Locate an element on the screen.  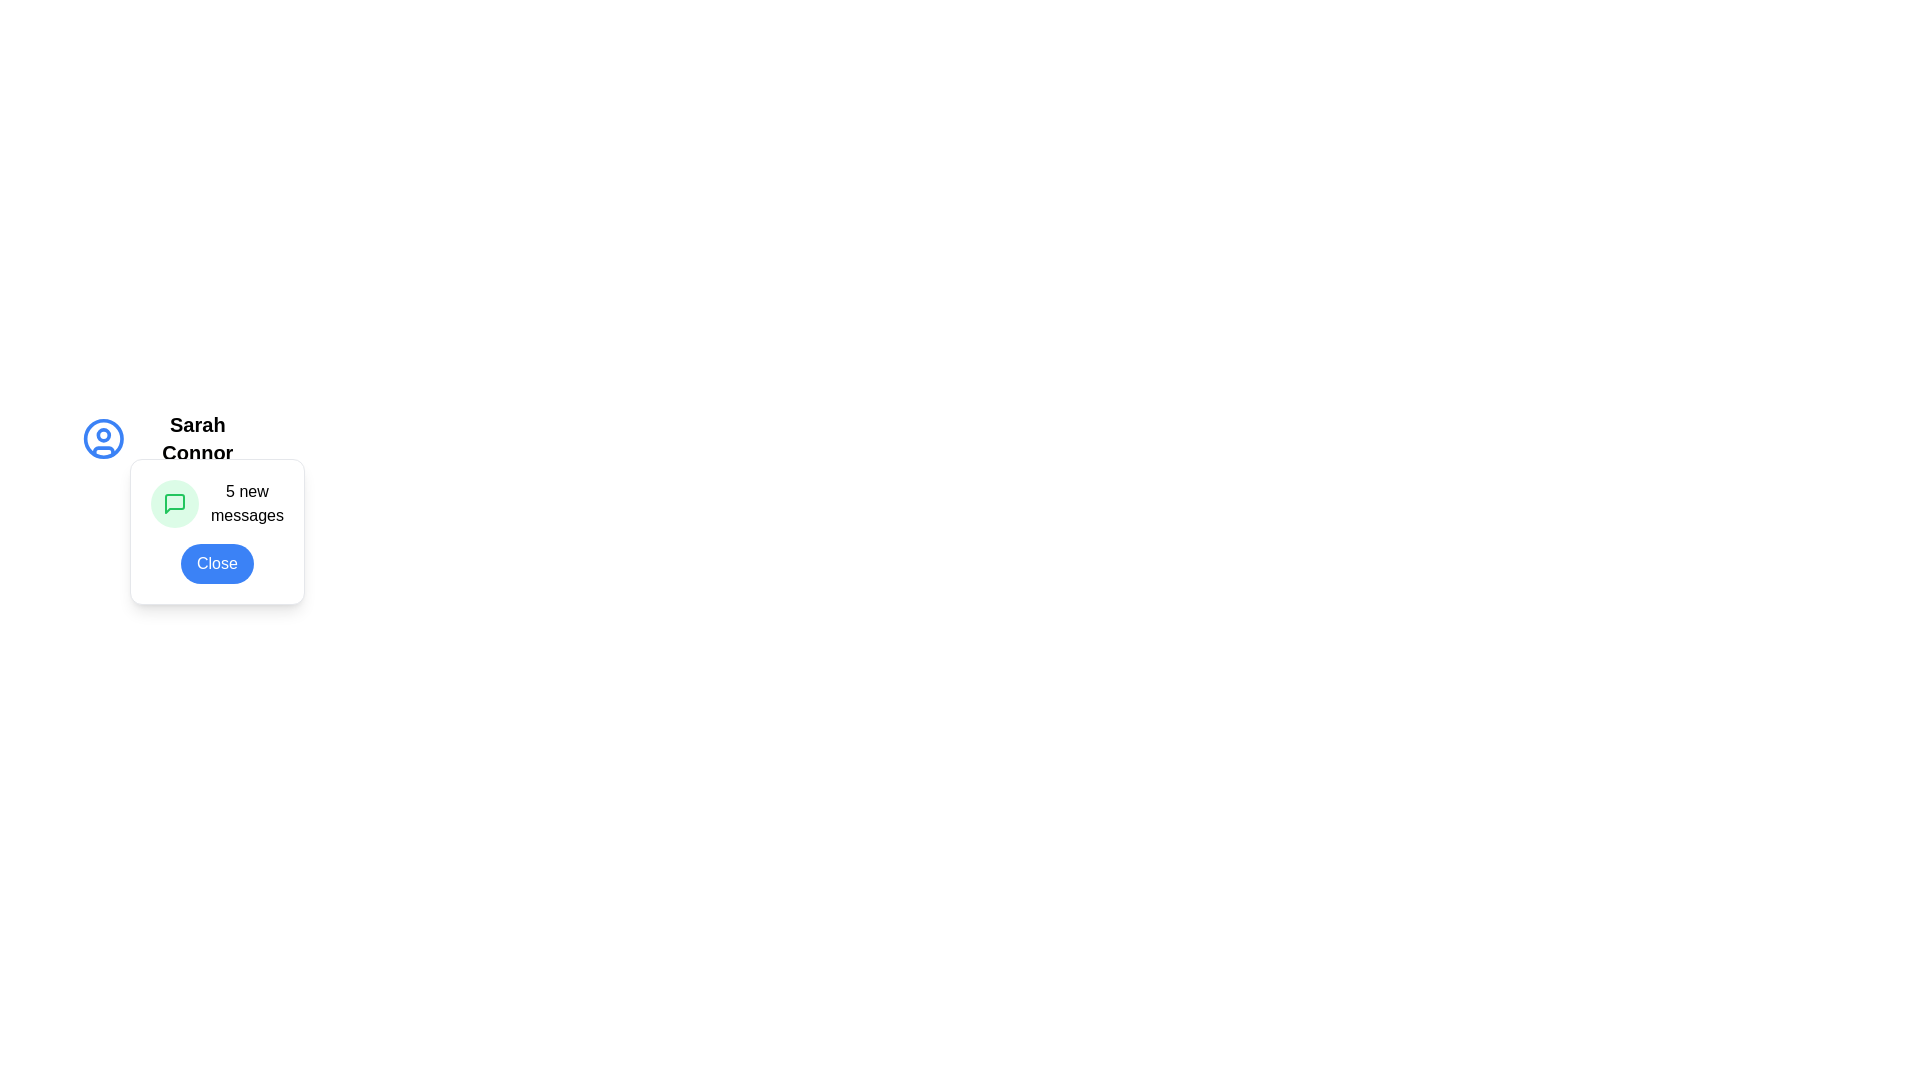
the Notification indicator which shows '5 new messages' within a green circle, located near the center-left of the interface, above the blue 'Close' button is located at coordinates (217, 503).